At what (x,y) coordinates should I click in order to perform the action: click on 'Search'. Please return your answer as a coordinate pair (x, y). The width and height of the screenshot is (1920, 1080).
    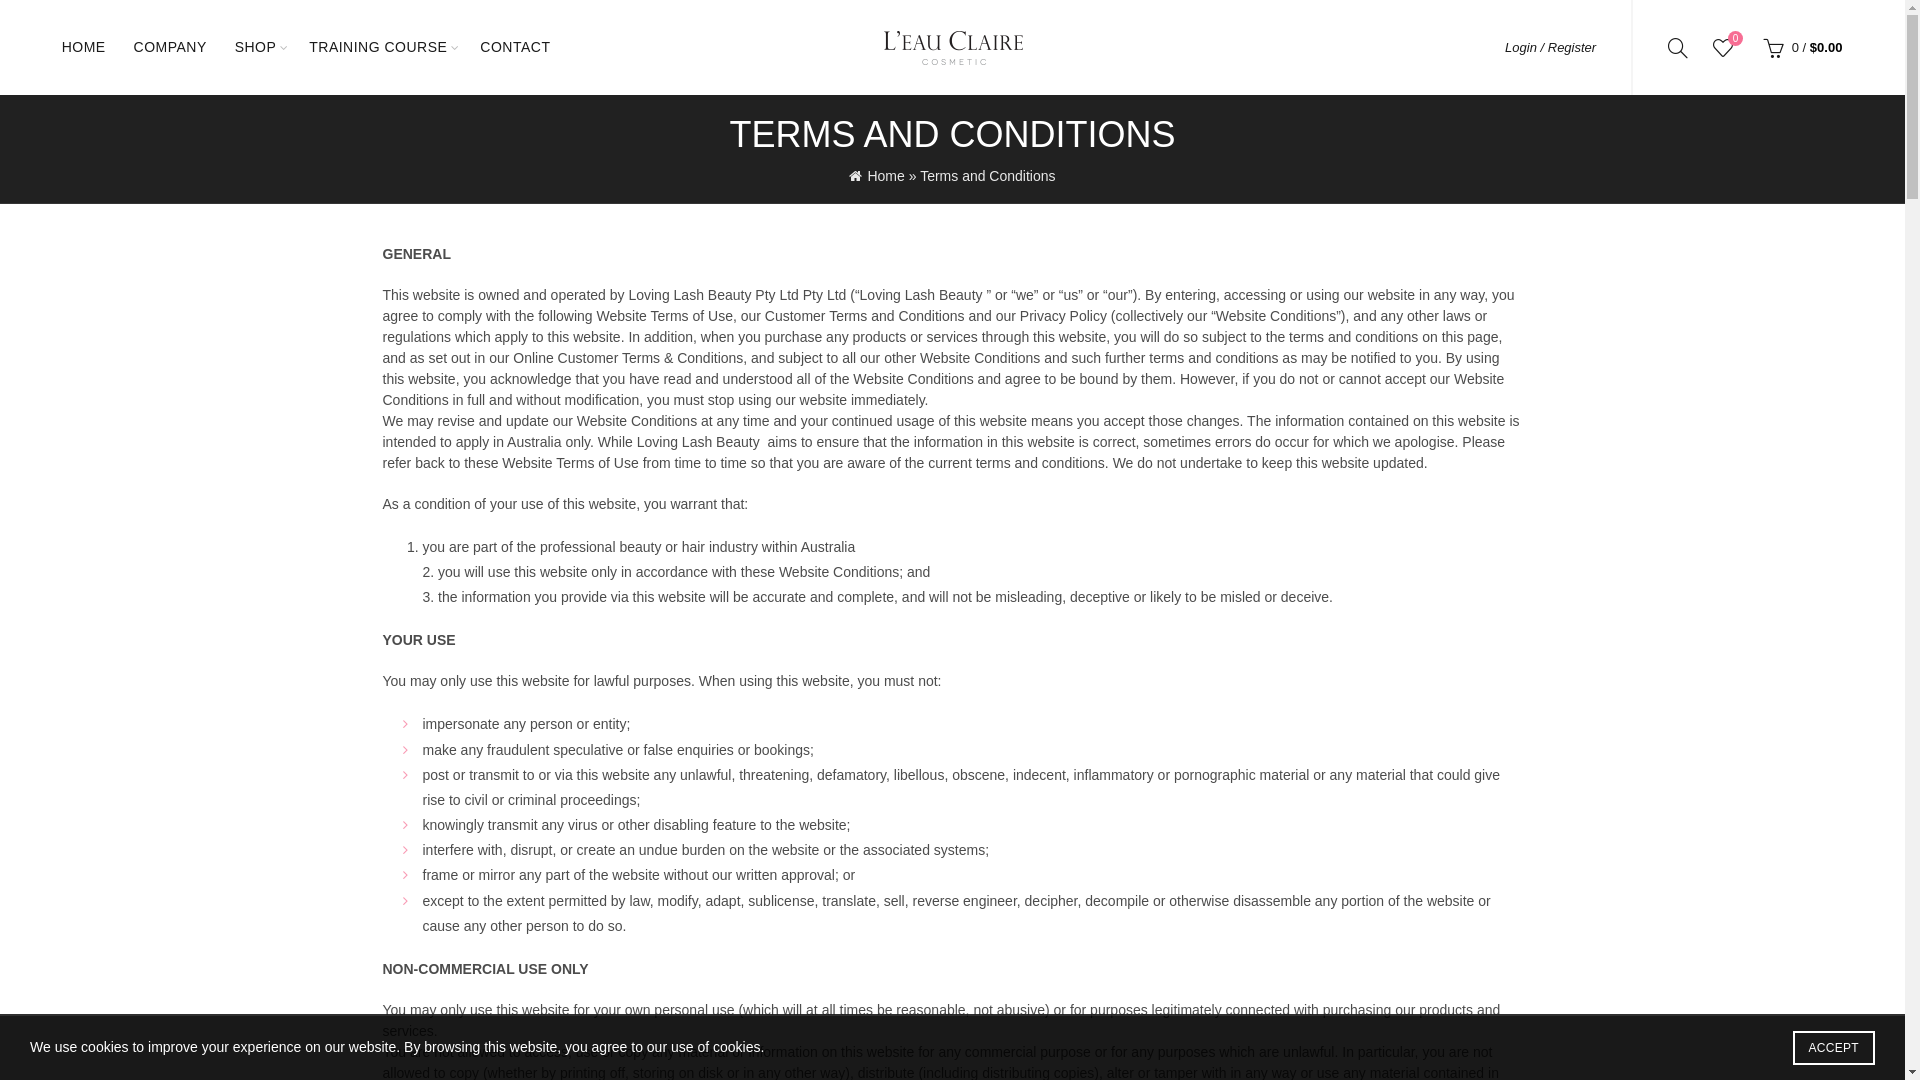
    Looking at the image, I should click on (39, 59).